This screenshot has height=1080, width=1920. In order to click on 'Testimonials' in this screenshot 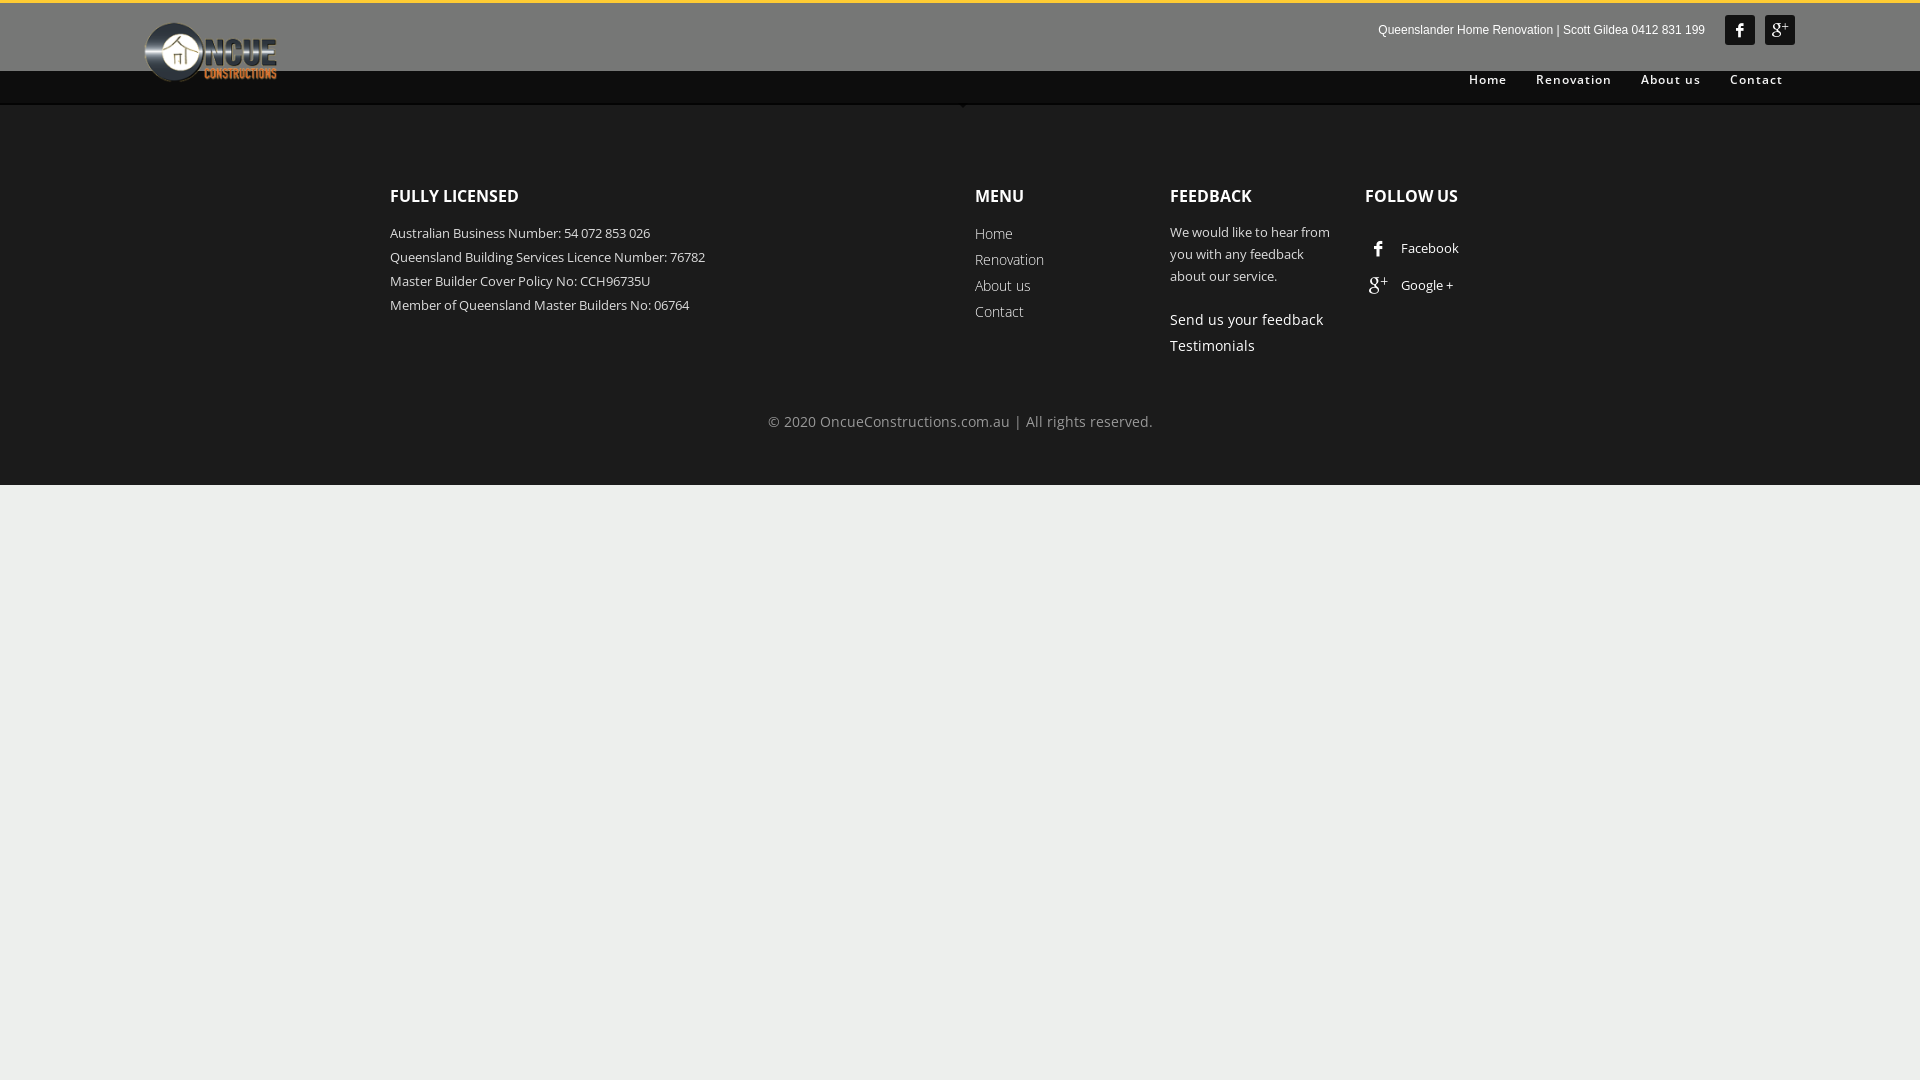, I will do `click(1211, 344)`.